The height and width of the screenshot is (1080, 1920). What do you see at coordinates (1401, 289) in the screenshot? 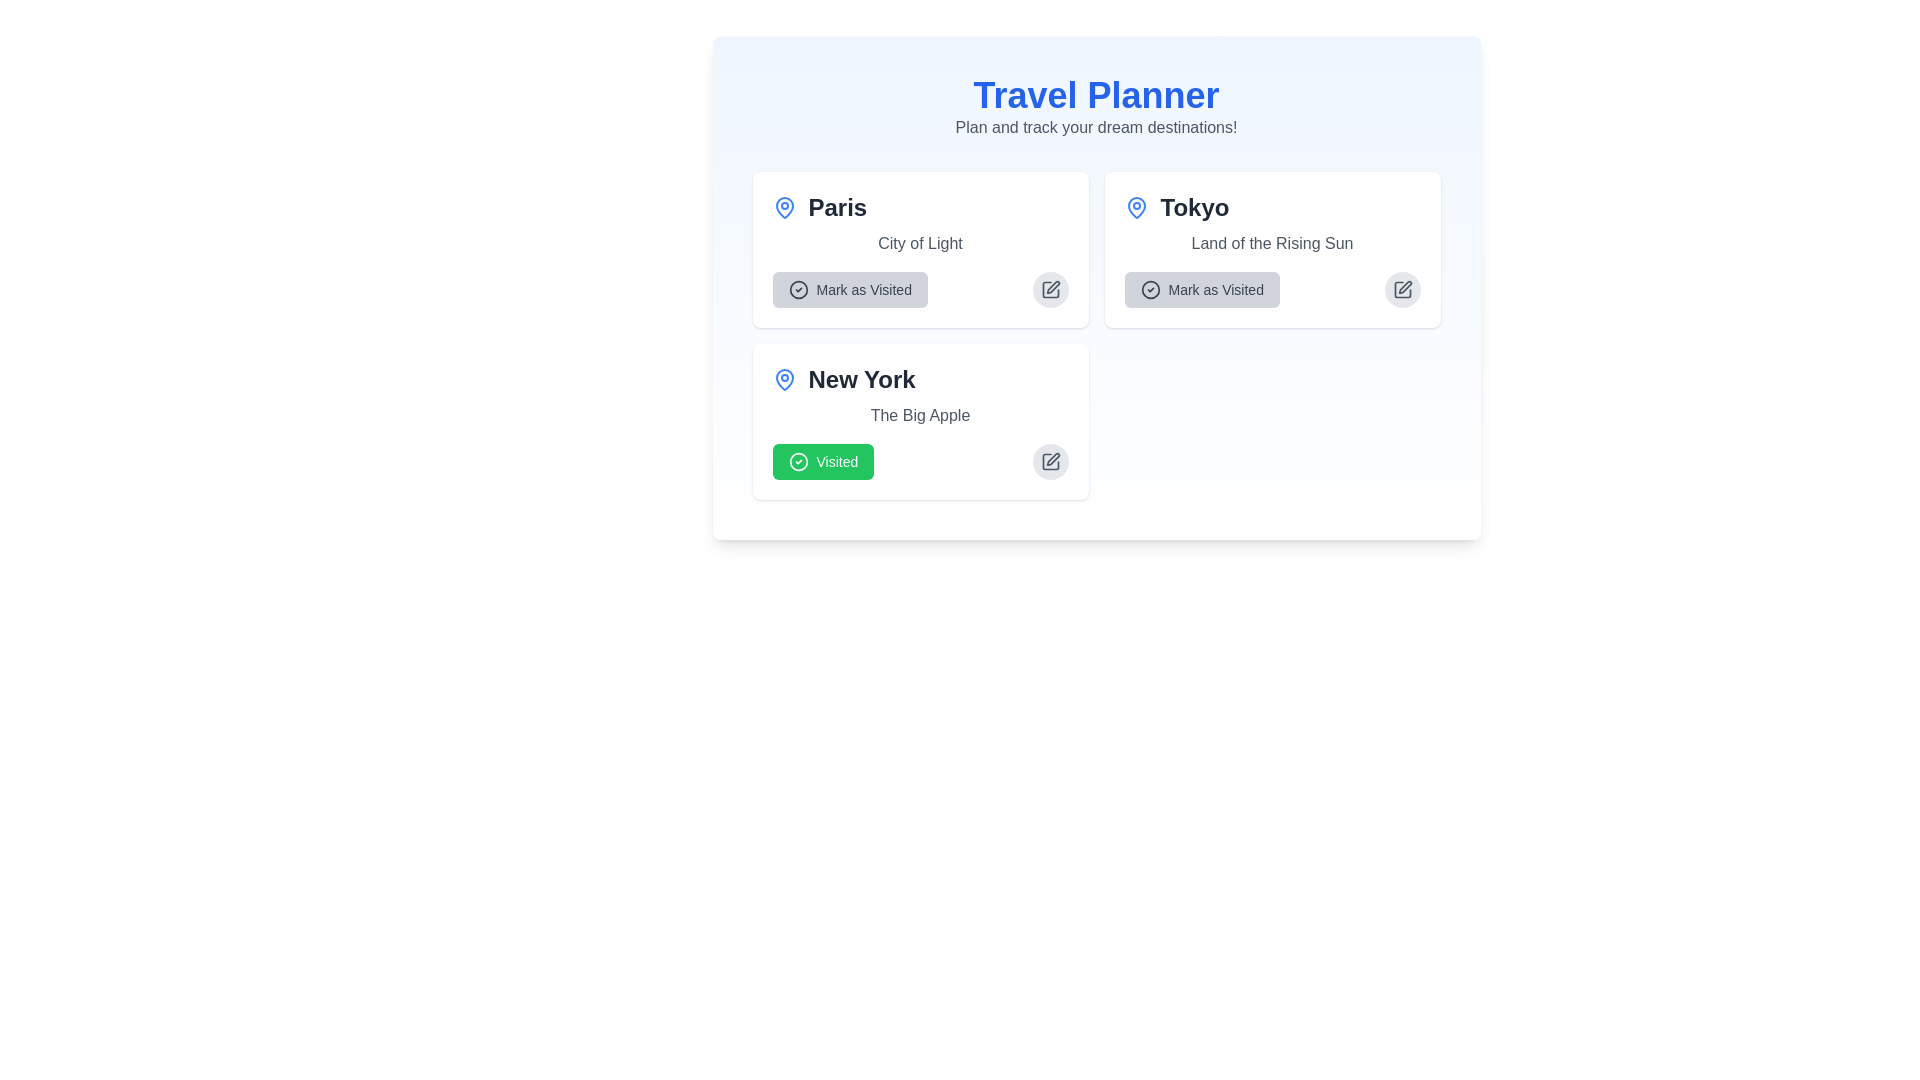
I see `the editing icon (pen over a square) located in the top-right corner of the 'Tokyo' card to initiate editing` at bounding box center [1401, 289].